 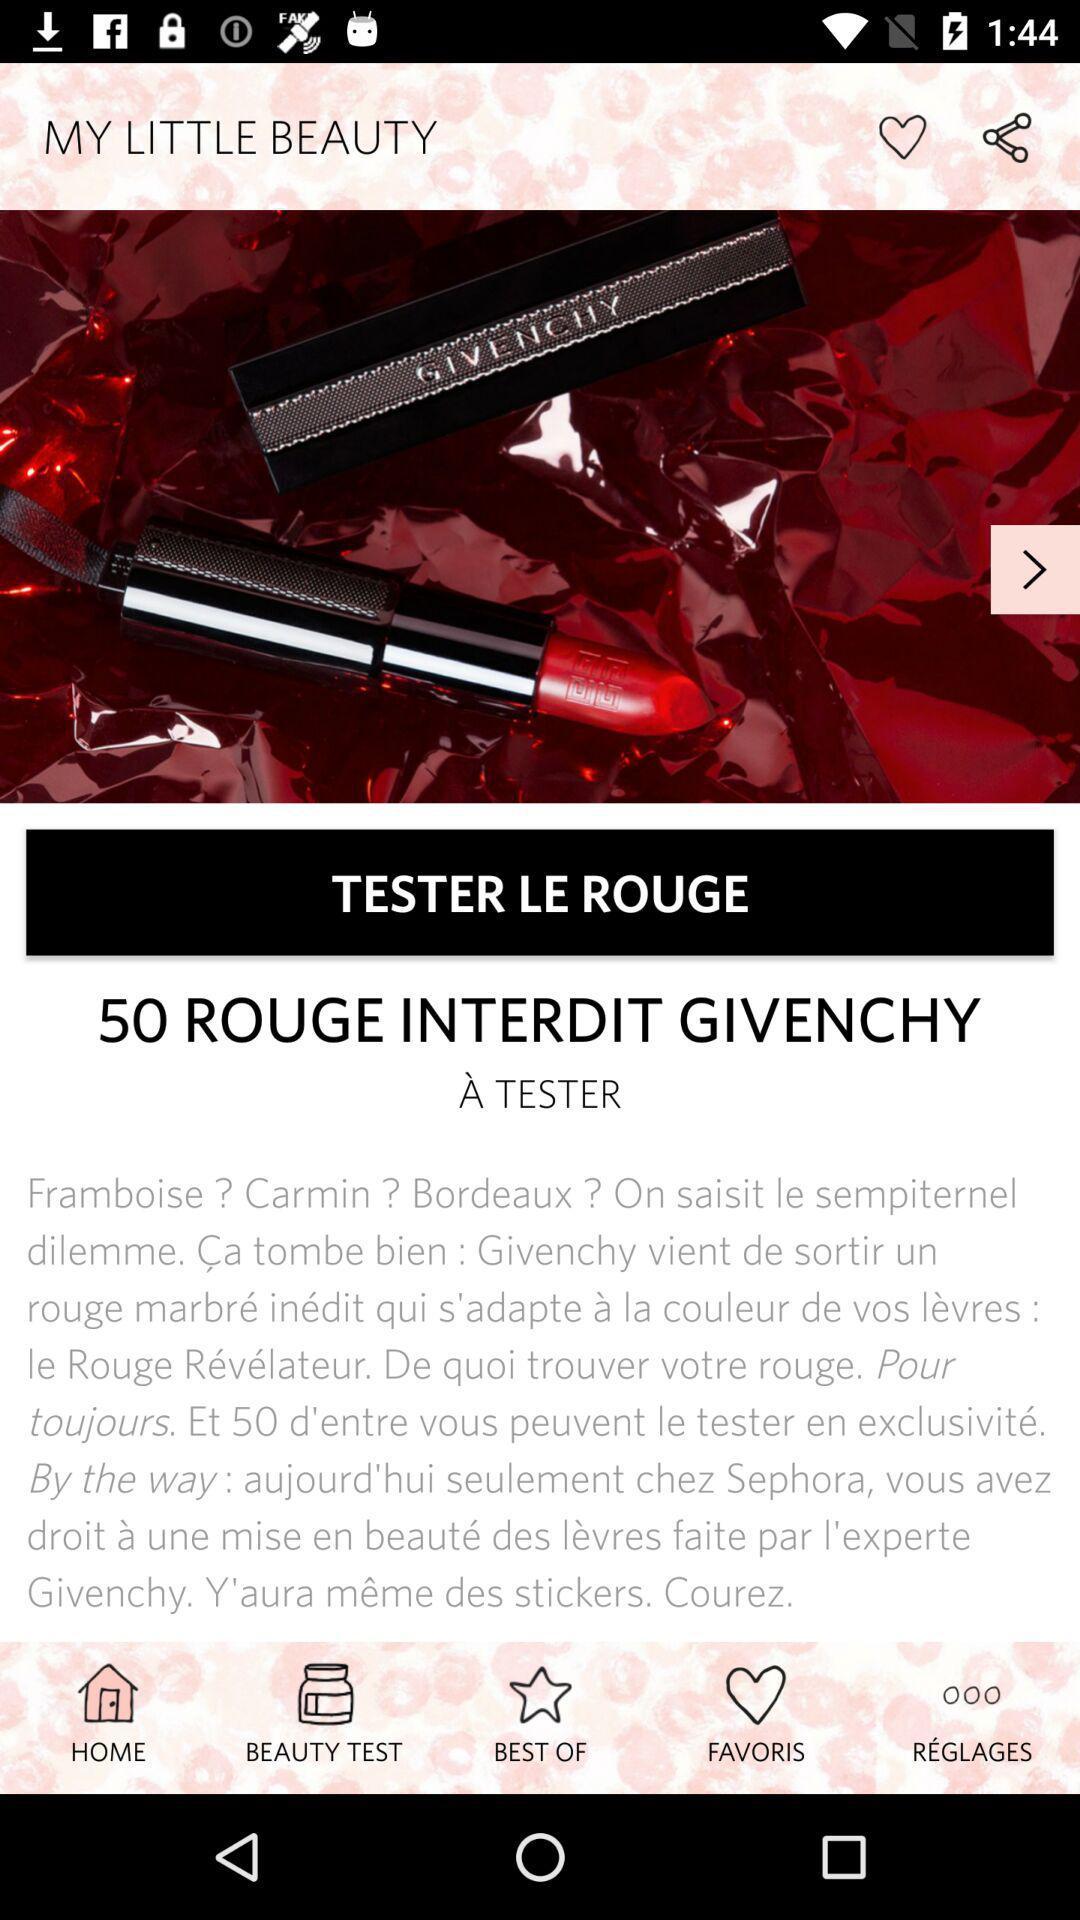 What do you see at coordinates (540, 891) in the screenshot?
I see `tester le rouge icon` at bounding box center [540, 891].